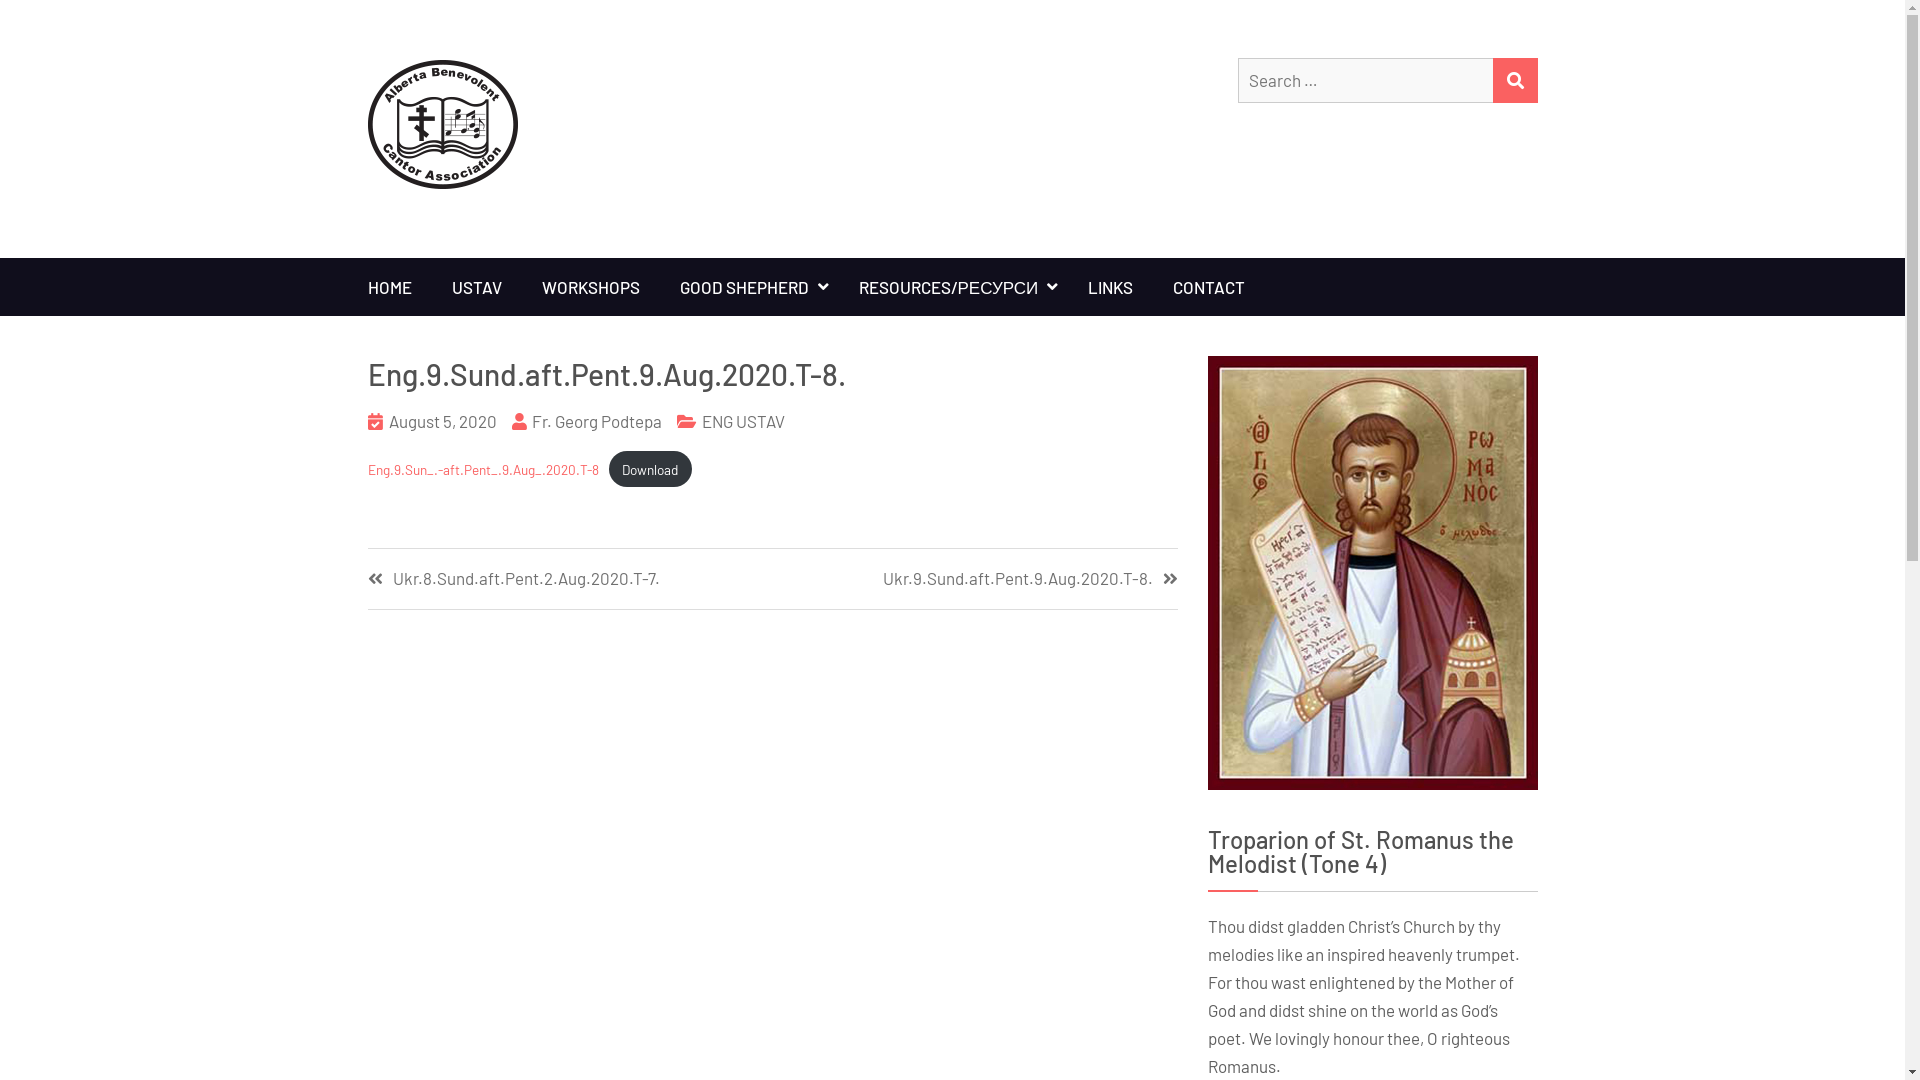 The width and height of the screenshot is (1920, 1080). What do you see at coordinates (589, 286) in the screenshot?
I see `'WORKSHOPS'` at bounding box center [589, 286].